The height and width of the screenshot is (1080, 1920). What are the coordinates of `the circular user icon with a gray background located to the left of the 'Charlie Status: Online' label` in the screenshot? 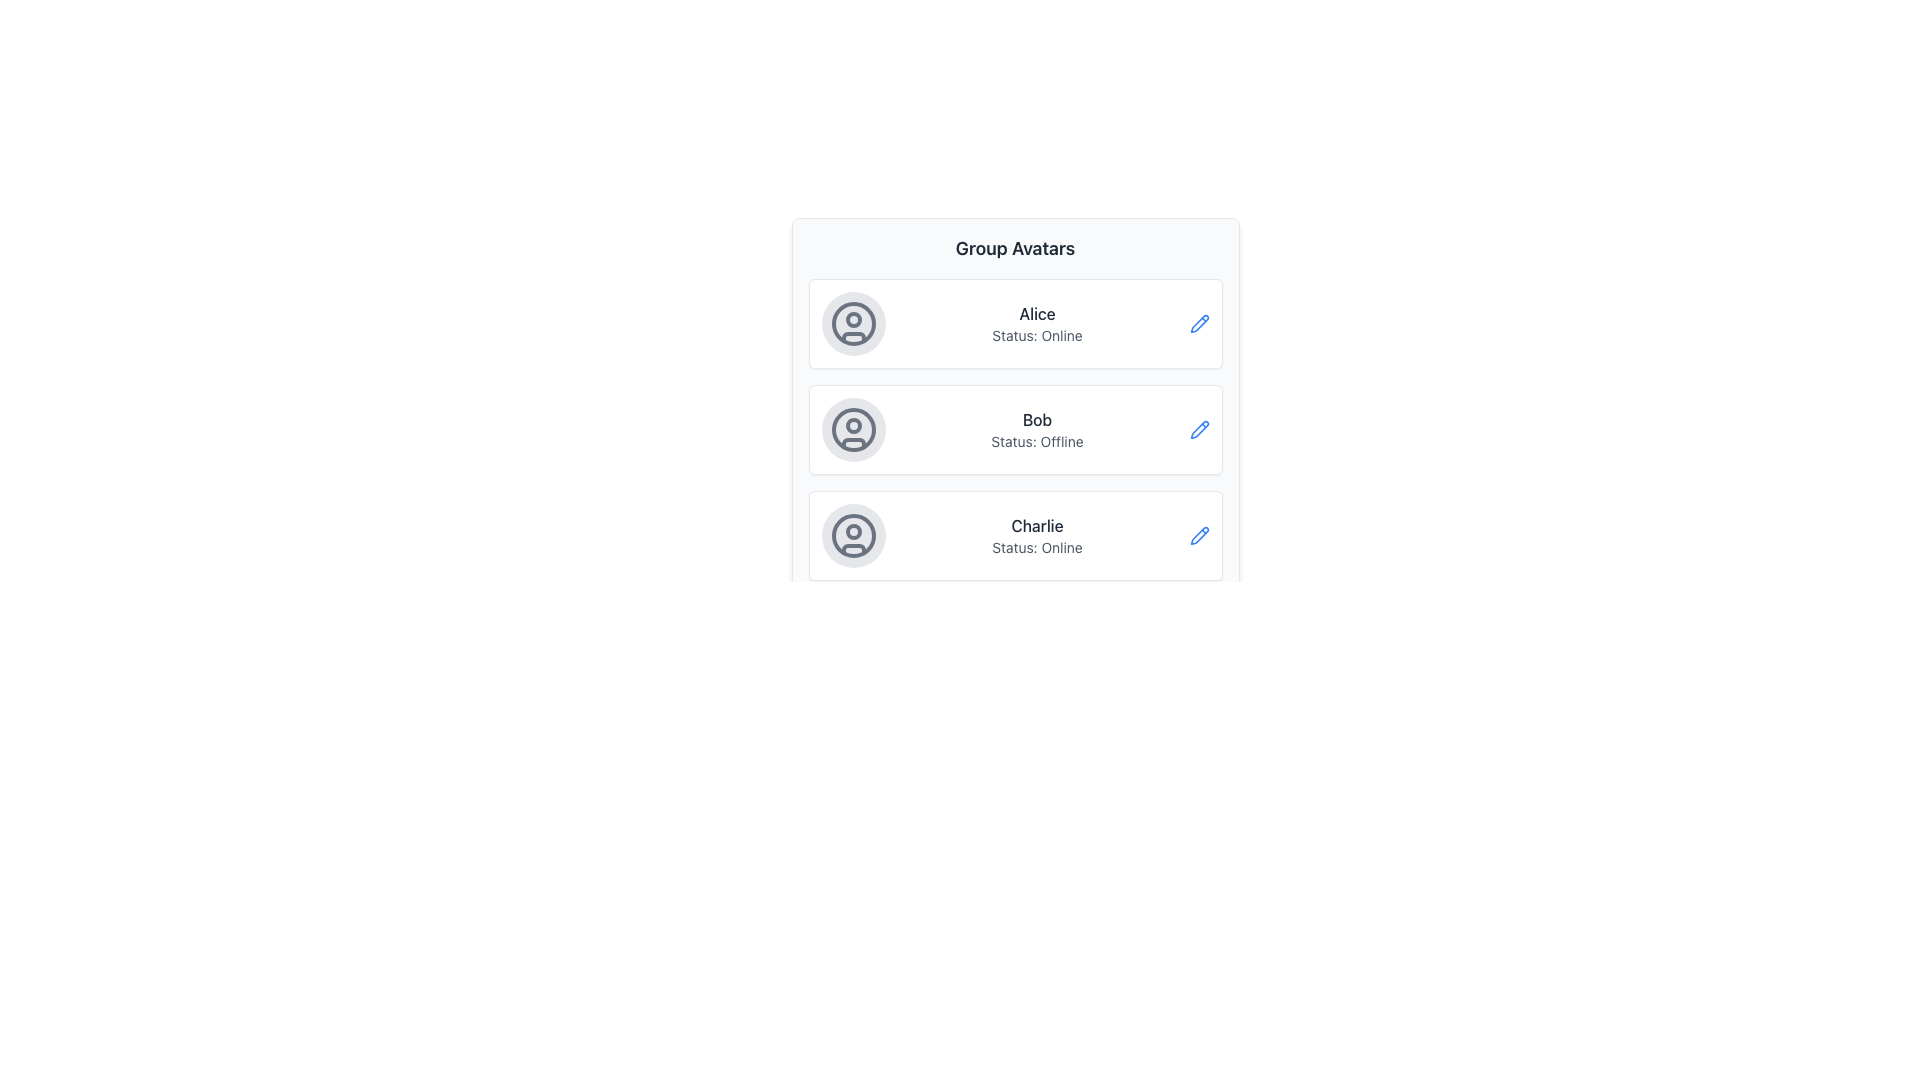 It's located at (853, 535).